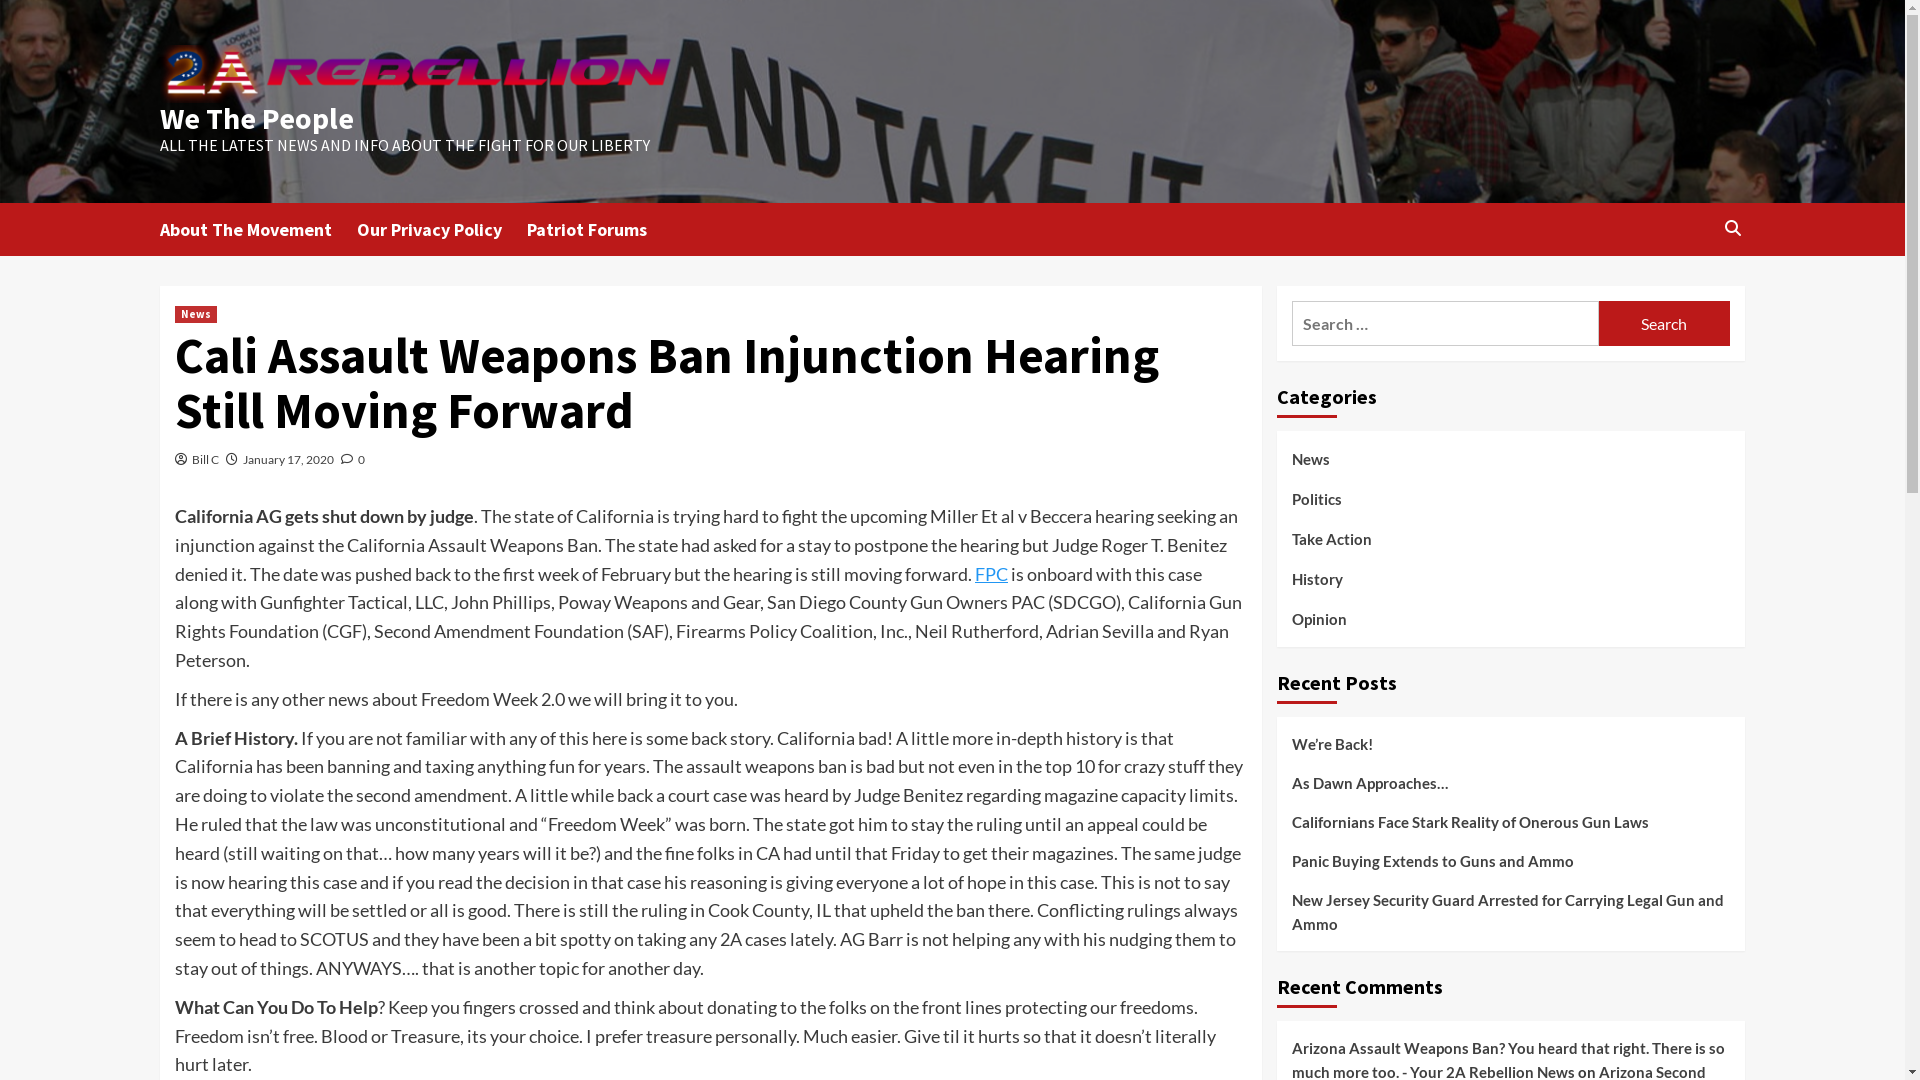 The image size is (1920, 1080). I want to click on 'Search', so click(1664, 322).